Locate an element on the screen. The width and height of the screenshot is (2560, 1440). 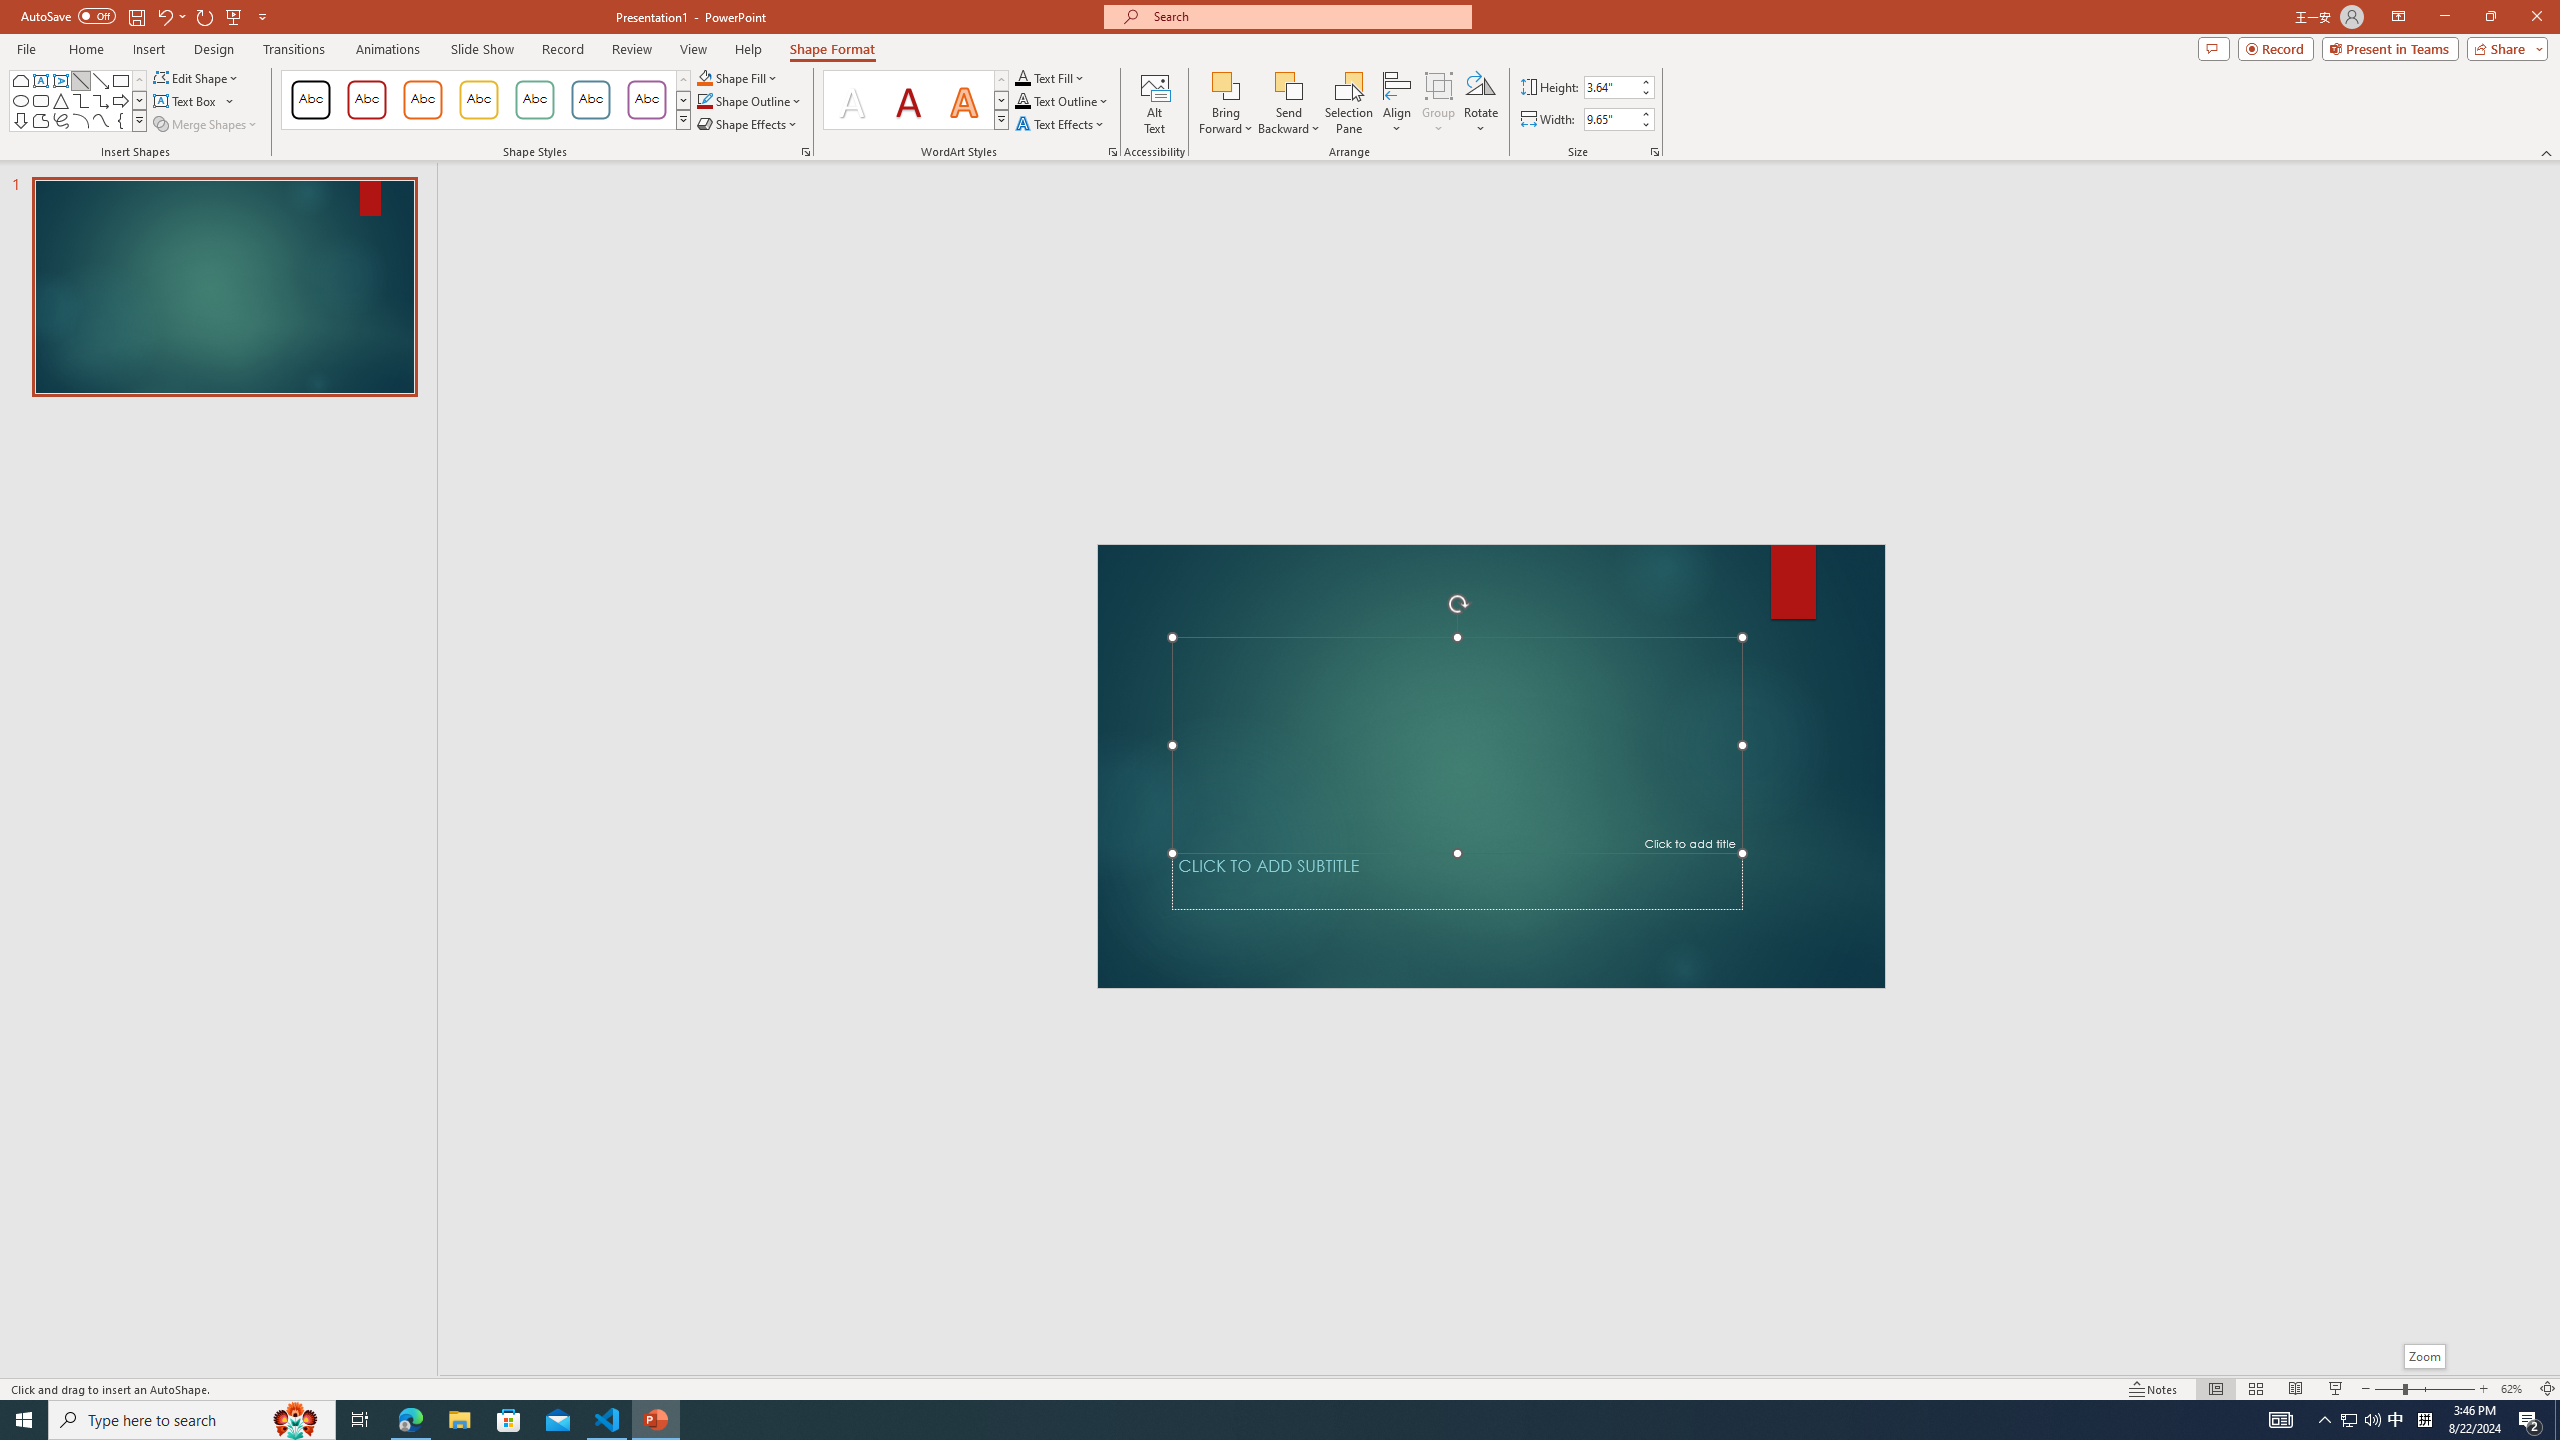
'Colored Outline - Orange, Accent 2' is located at coordinates (421, 99).